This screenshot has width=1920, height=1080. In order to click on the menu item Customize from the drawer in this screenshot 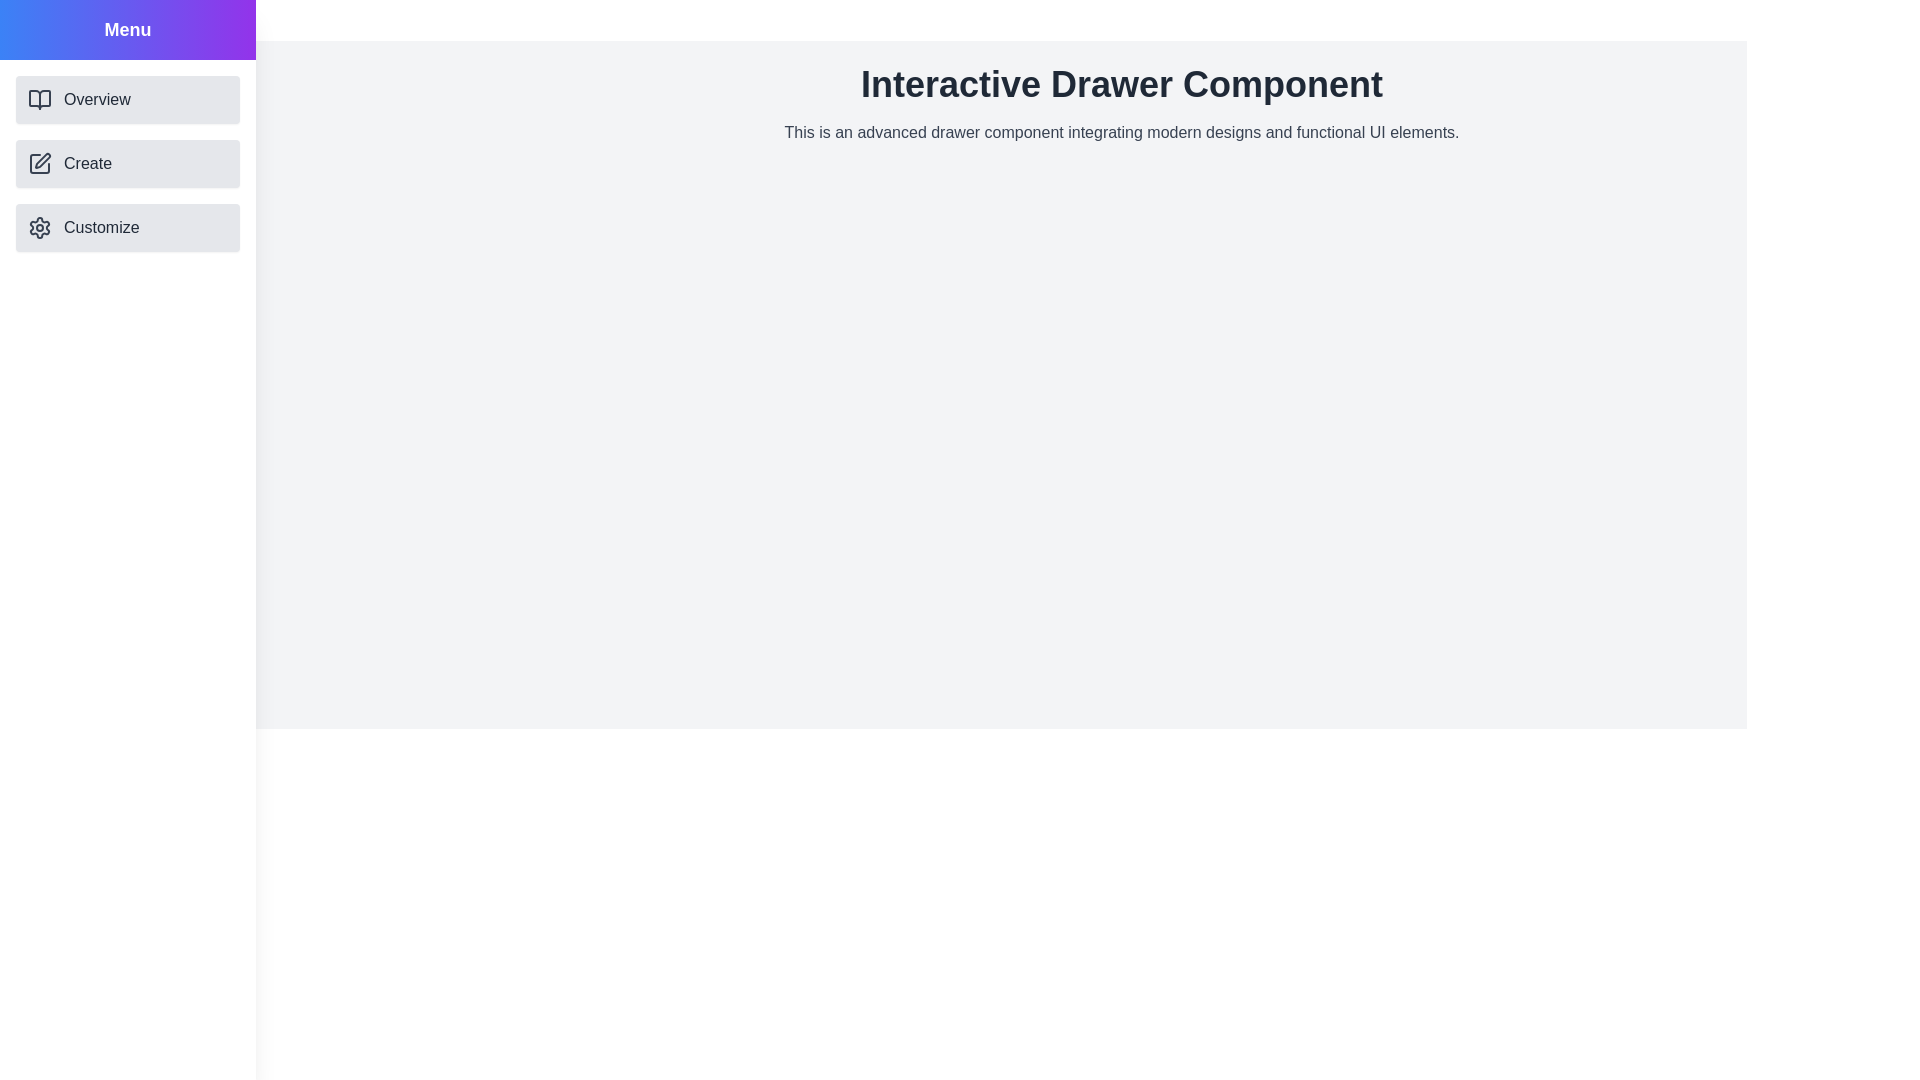, I will do `click(127, 226)`.